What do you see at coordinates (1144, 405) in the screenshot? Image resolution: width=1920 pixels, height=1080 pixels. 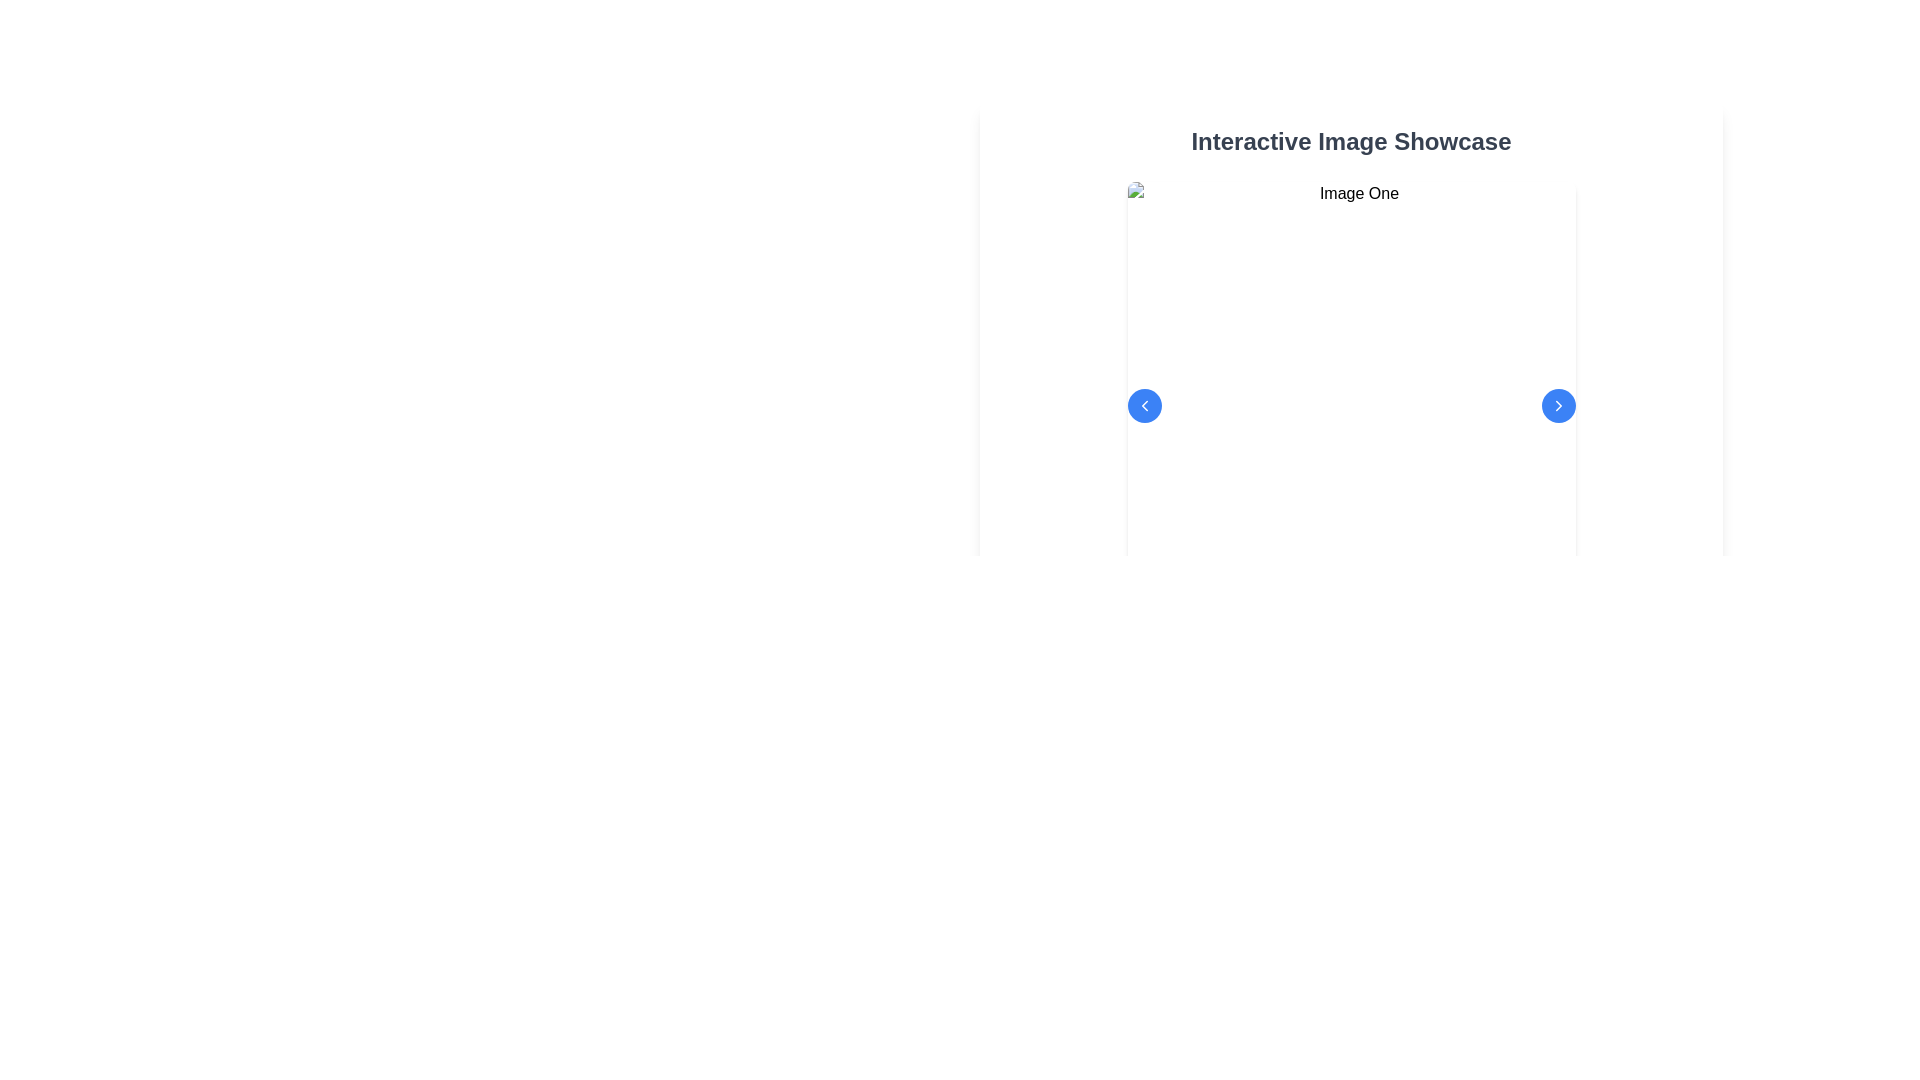 I see `the left navigation button that allows users to move to the previous image in the sequence, located near 'Image One'` at bounding box center [1144, 405].